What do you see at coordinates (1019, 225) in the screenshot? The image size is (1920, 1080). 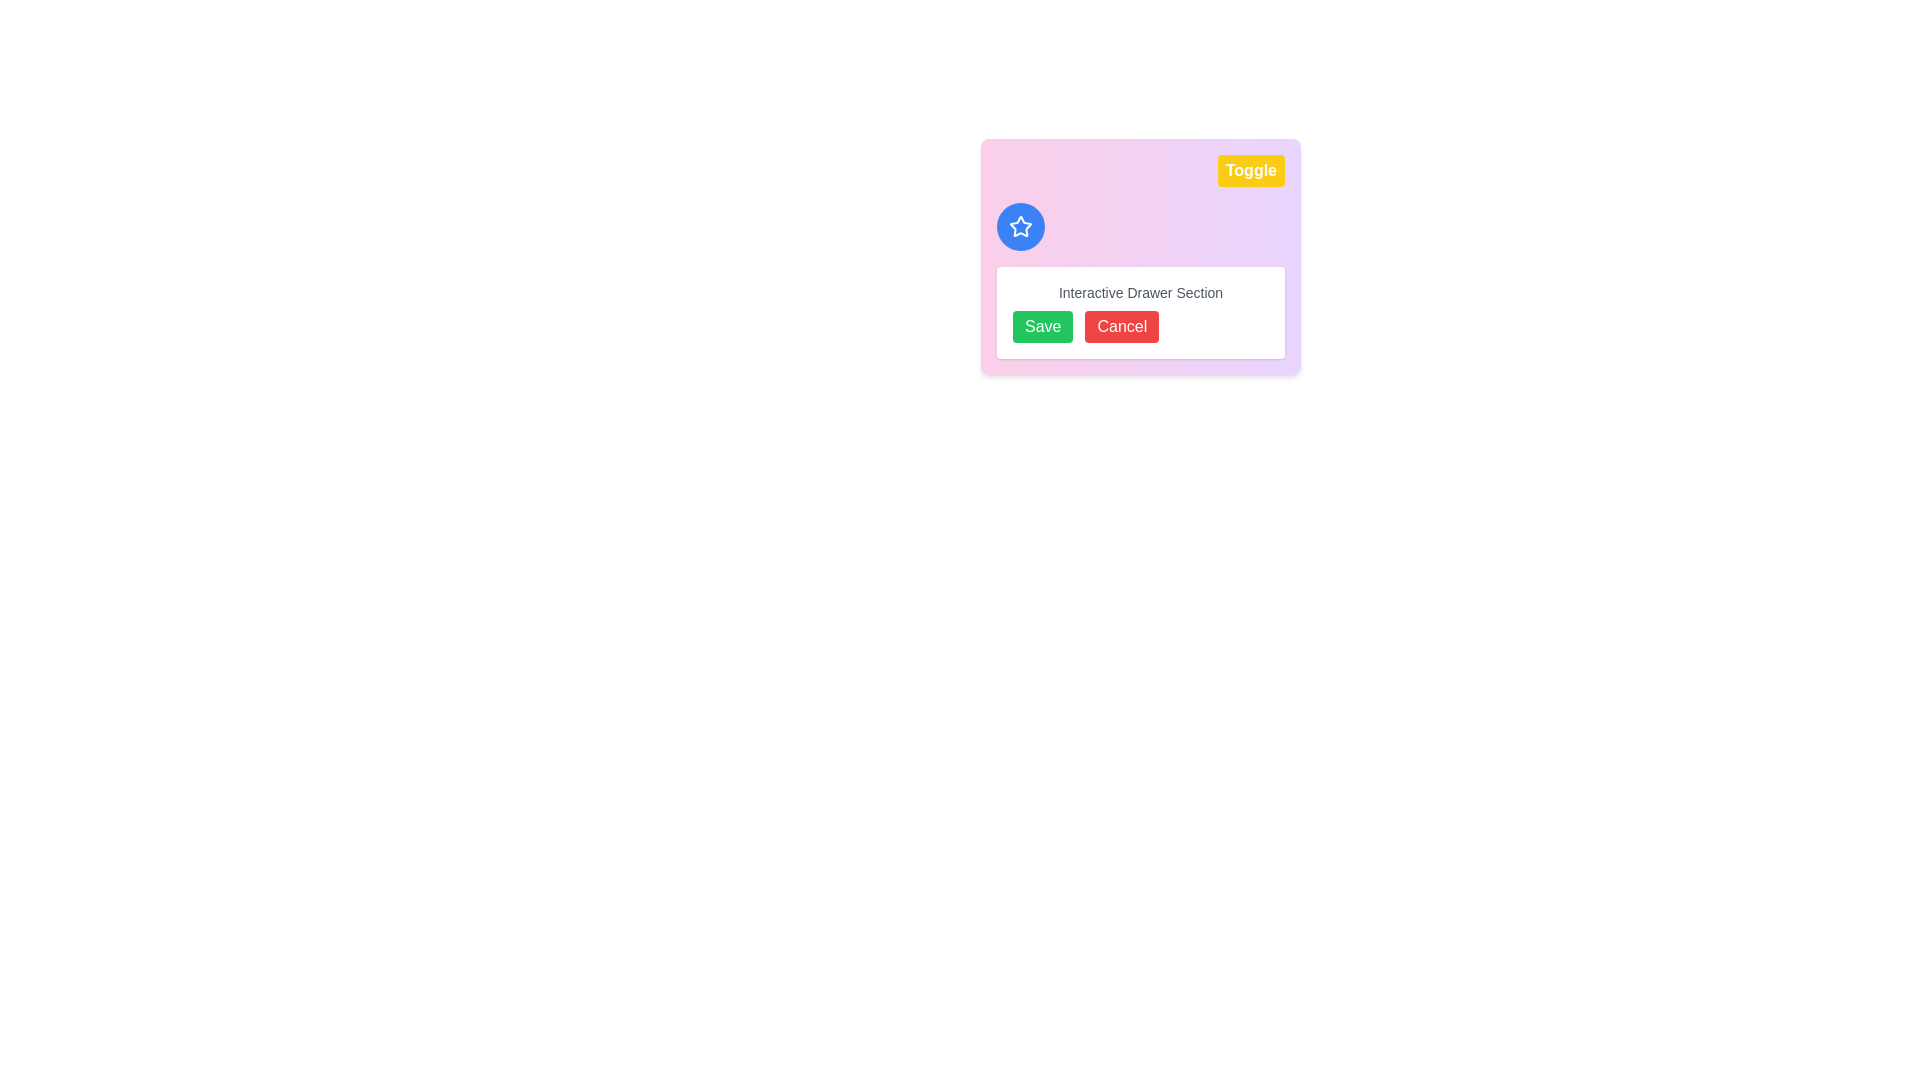 I see `the star icon located in the upper left section of the colored gradient block, which symbolizes favoriting or highlighting` at bounding box center [1019, 225].